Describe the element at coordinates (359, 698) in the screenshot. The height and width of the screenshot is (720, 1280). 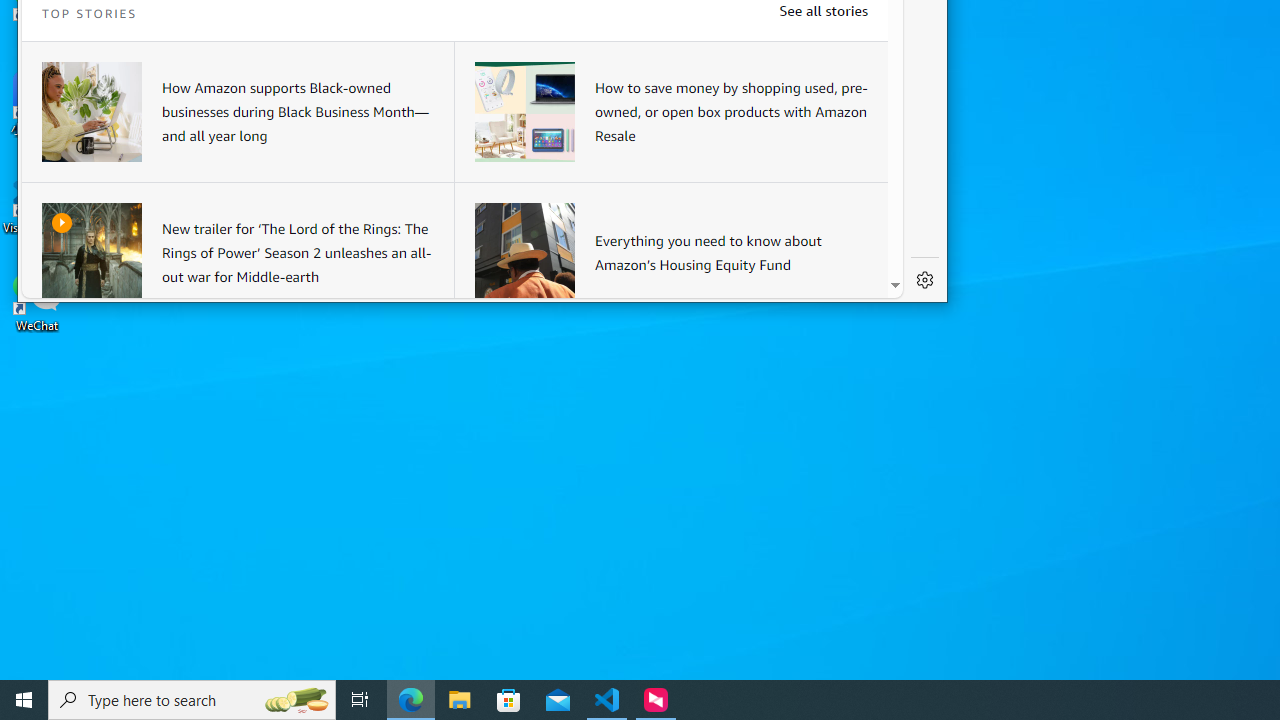
I see `'Task View'` at that location.